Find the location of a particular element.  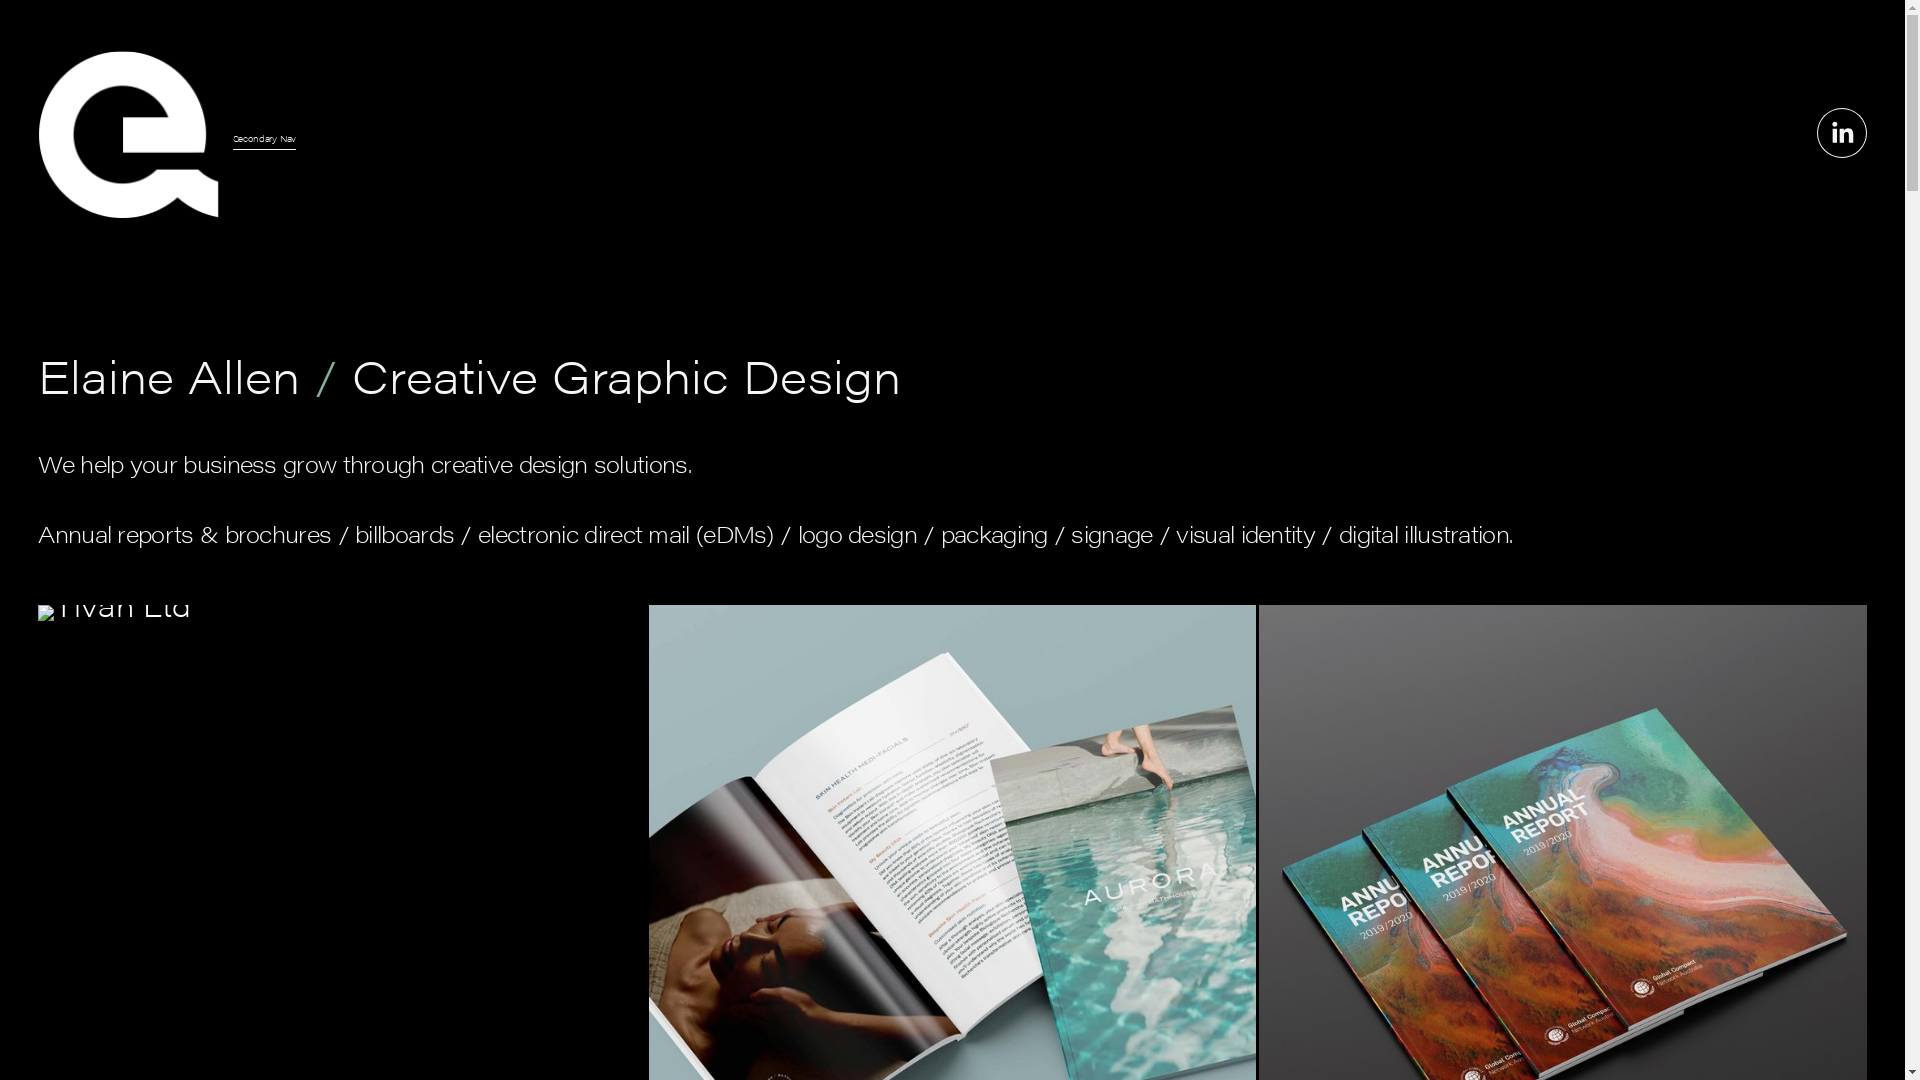

'Secondary Nav' is located at coordinates (263, 137).